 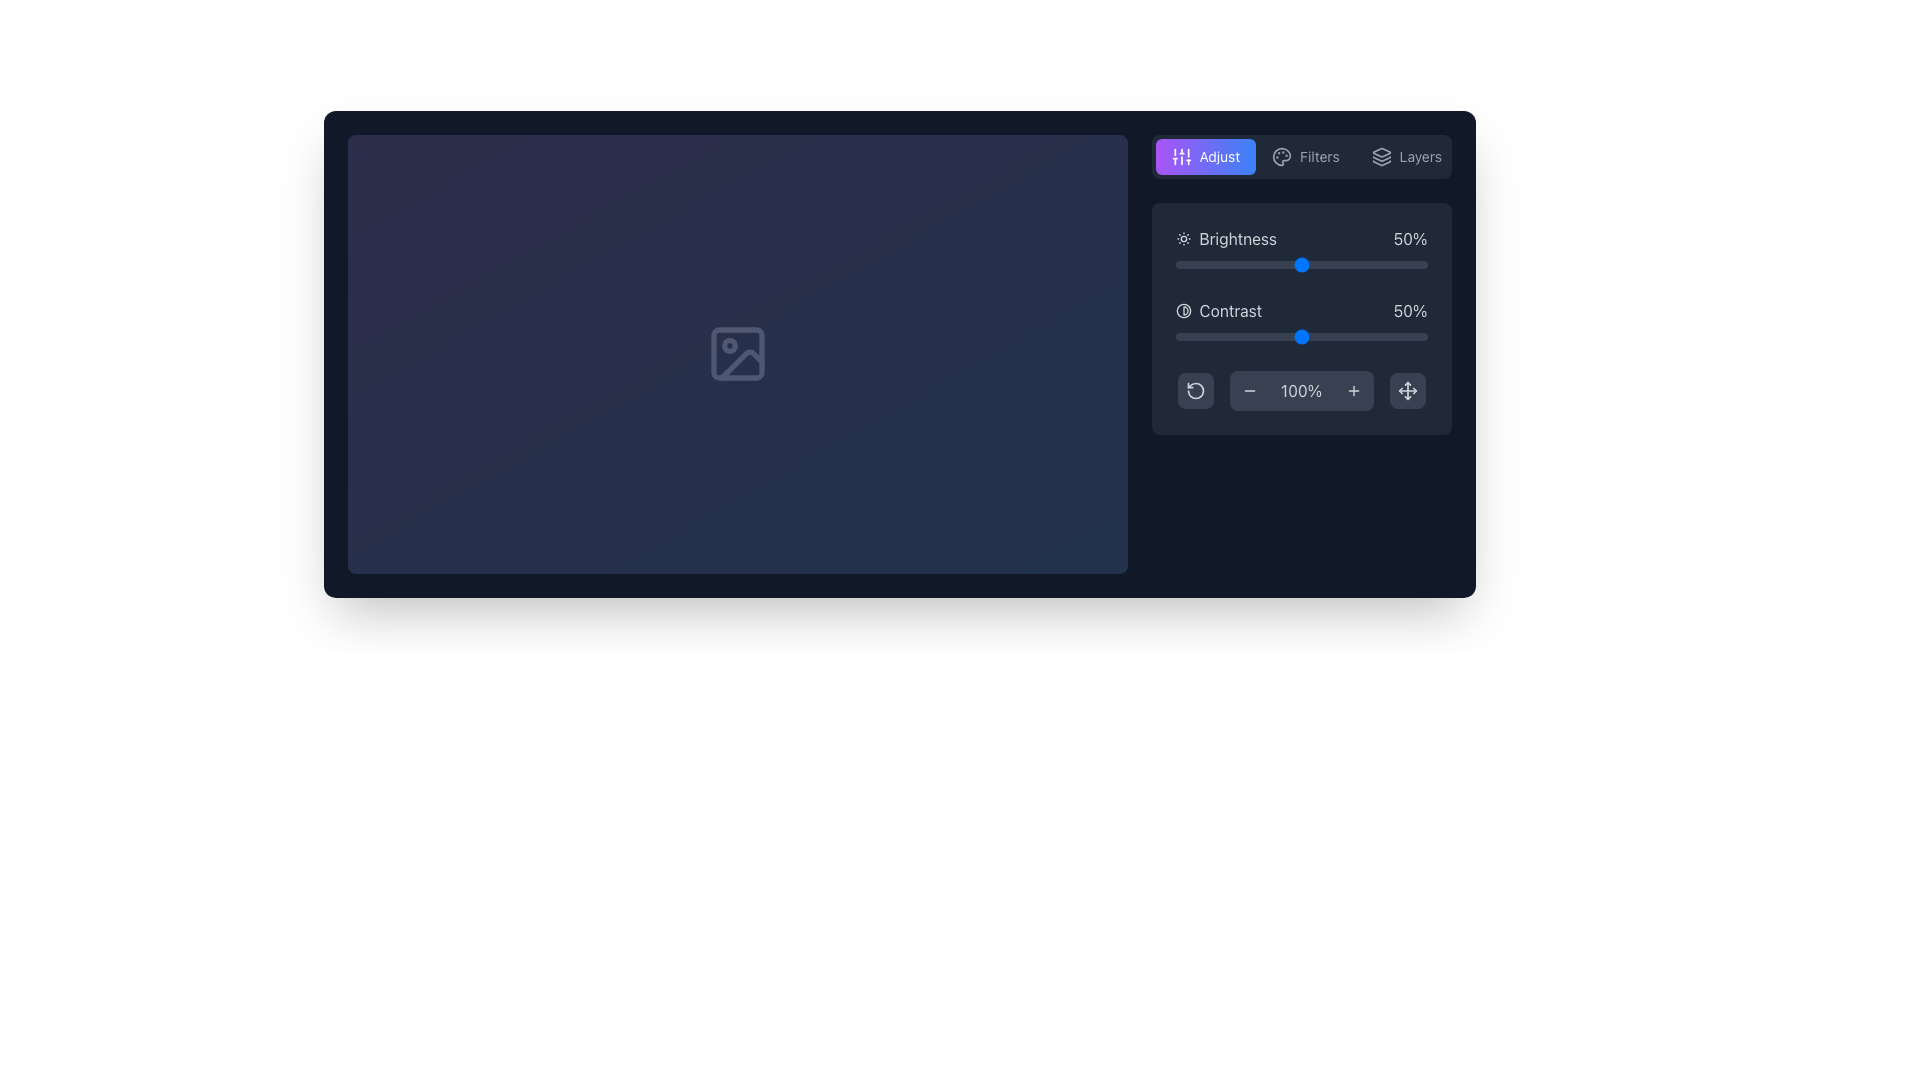 What do you see at coordinates (1409, 311) in the screenshot?
I see `the static text label displaying '50%' in white on a dark background, located to the right of the horizontal contrast slider within the settings panel` at bounding box center [1409, 311].